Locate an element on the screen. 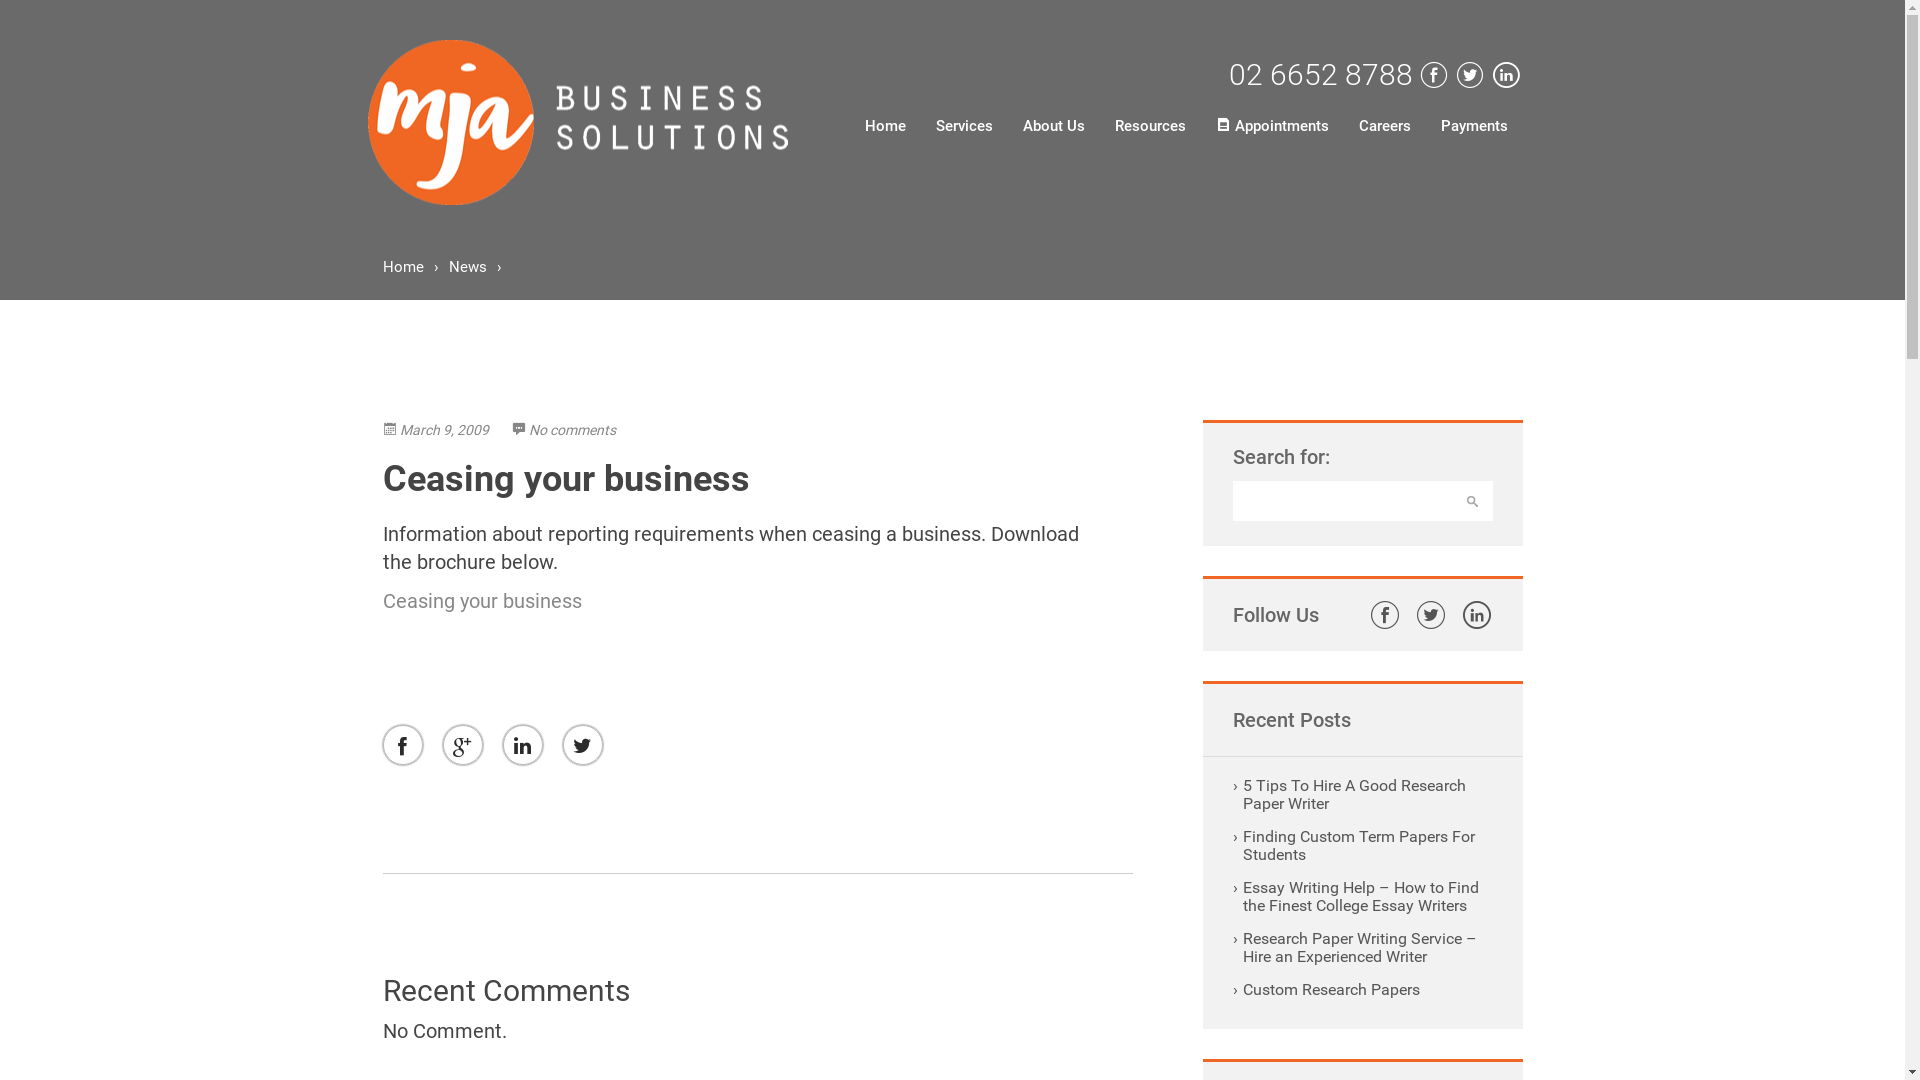 Image resolution: width=1920 pixels, height=1080 pixels. '02 6652 8788' is located at coordinates (1320, 73).